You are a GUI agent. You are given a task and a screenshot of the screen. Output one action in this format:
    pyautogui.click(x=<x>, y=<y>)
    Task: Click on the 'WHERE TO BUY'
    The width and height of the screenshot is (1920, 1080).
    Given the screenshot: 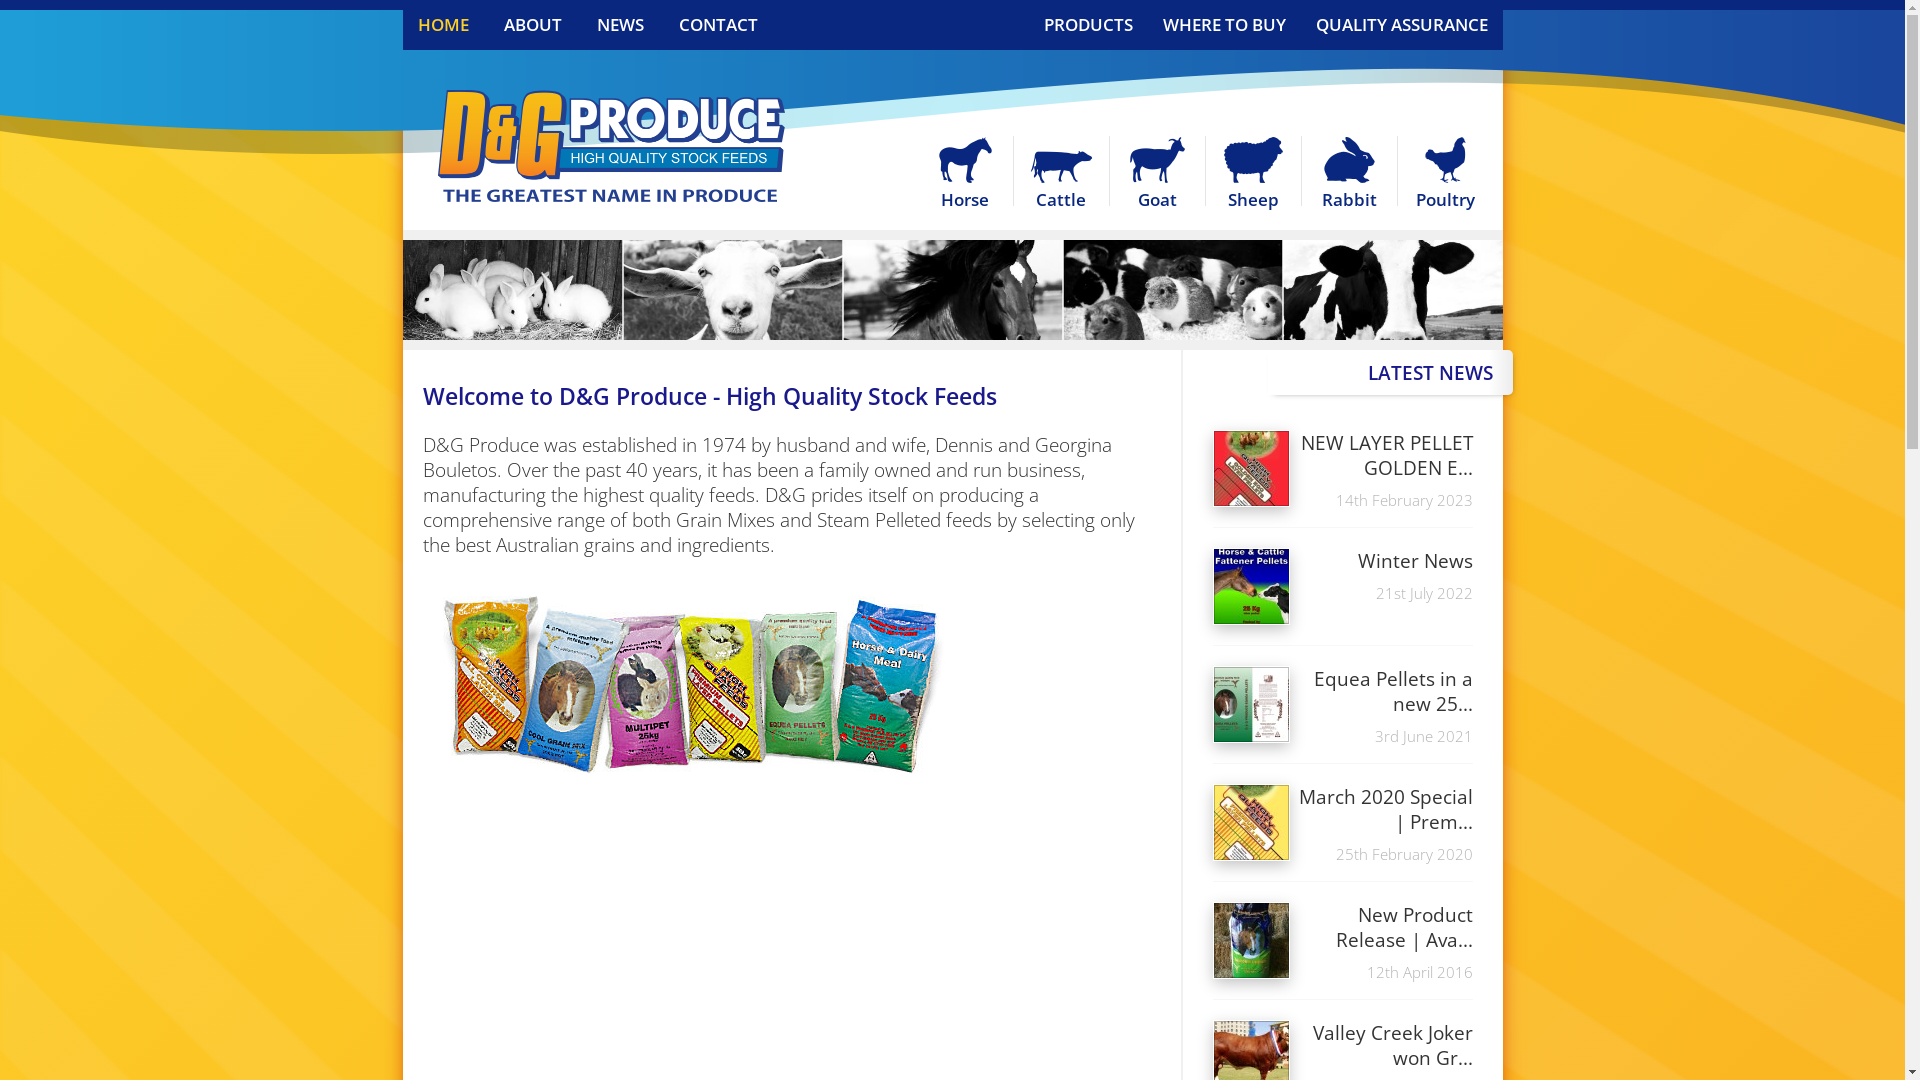 What is the action you would take?
    pyautogui.click(x=1222, y=24)
    